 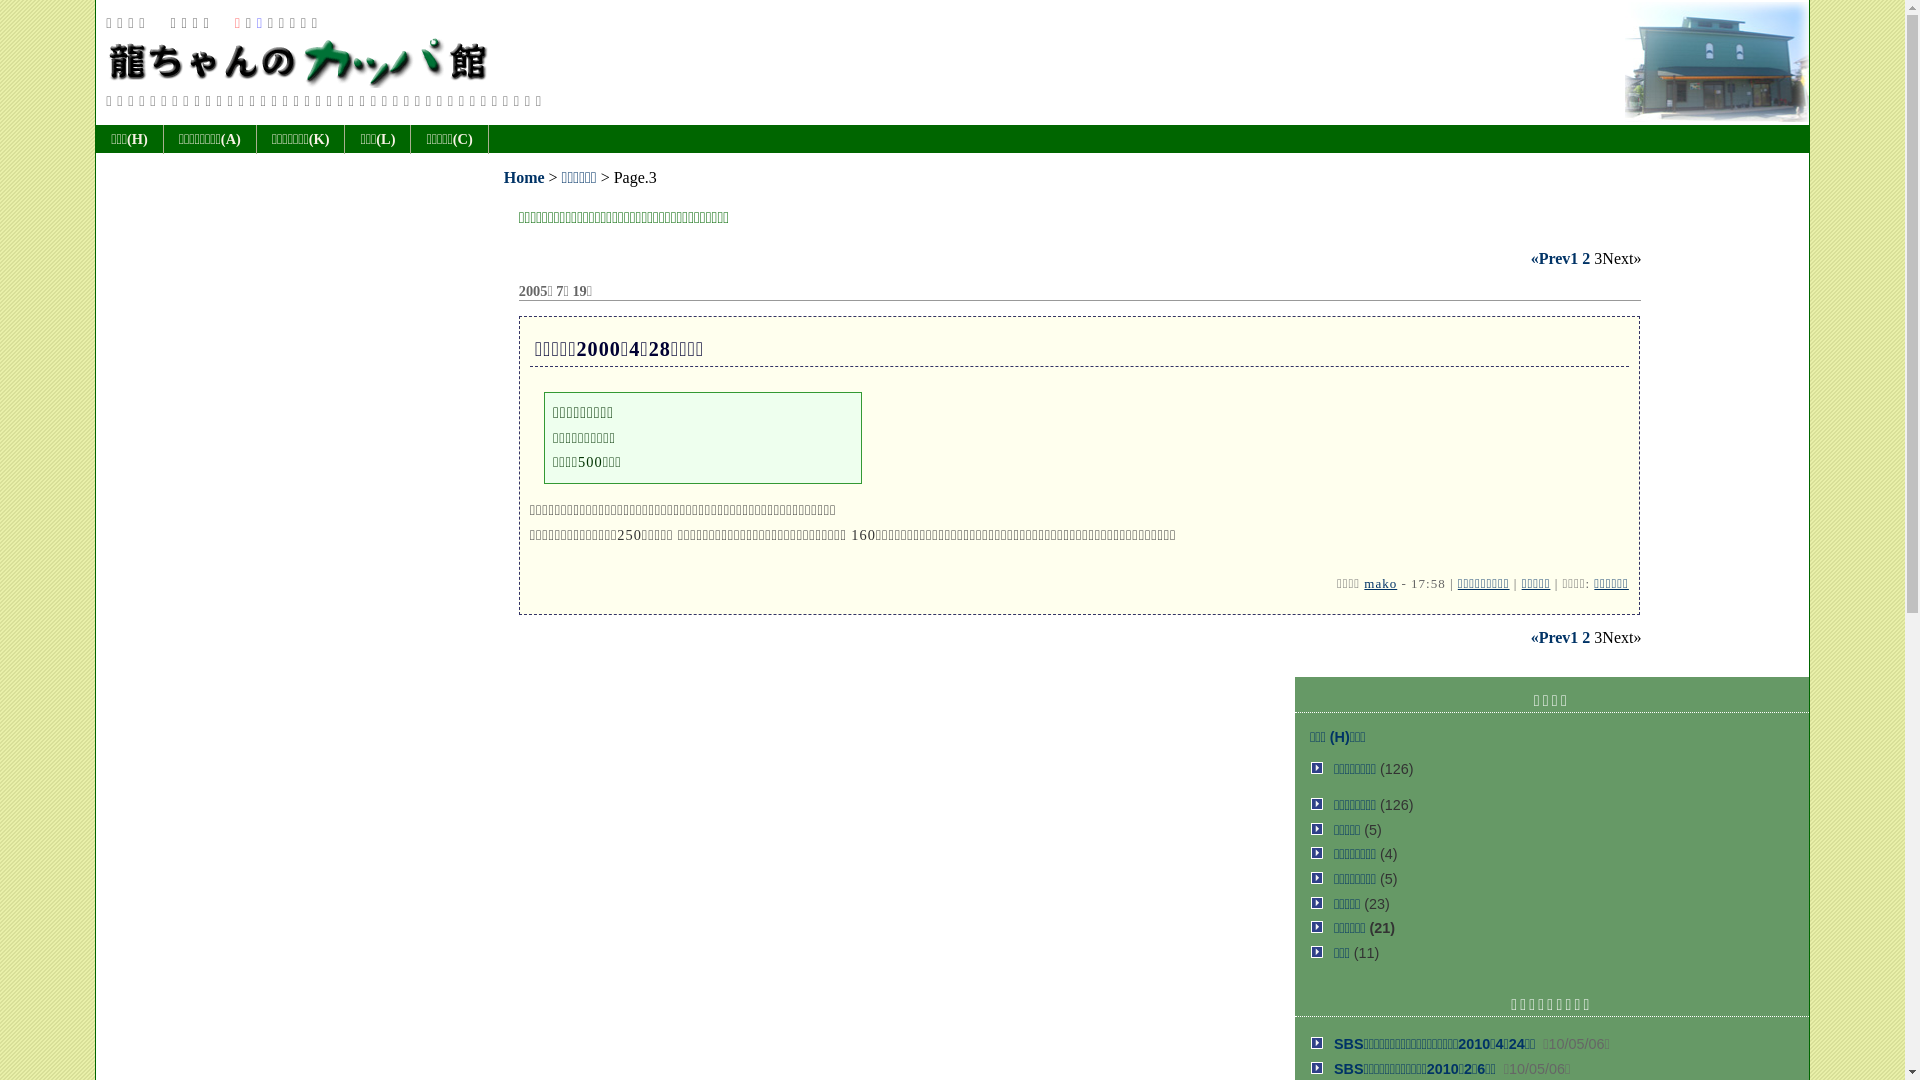 I want to click on 'mako', so click(x=1379, y=583).